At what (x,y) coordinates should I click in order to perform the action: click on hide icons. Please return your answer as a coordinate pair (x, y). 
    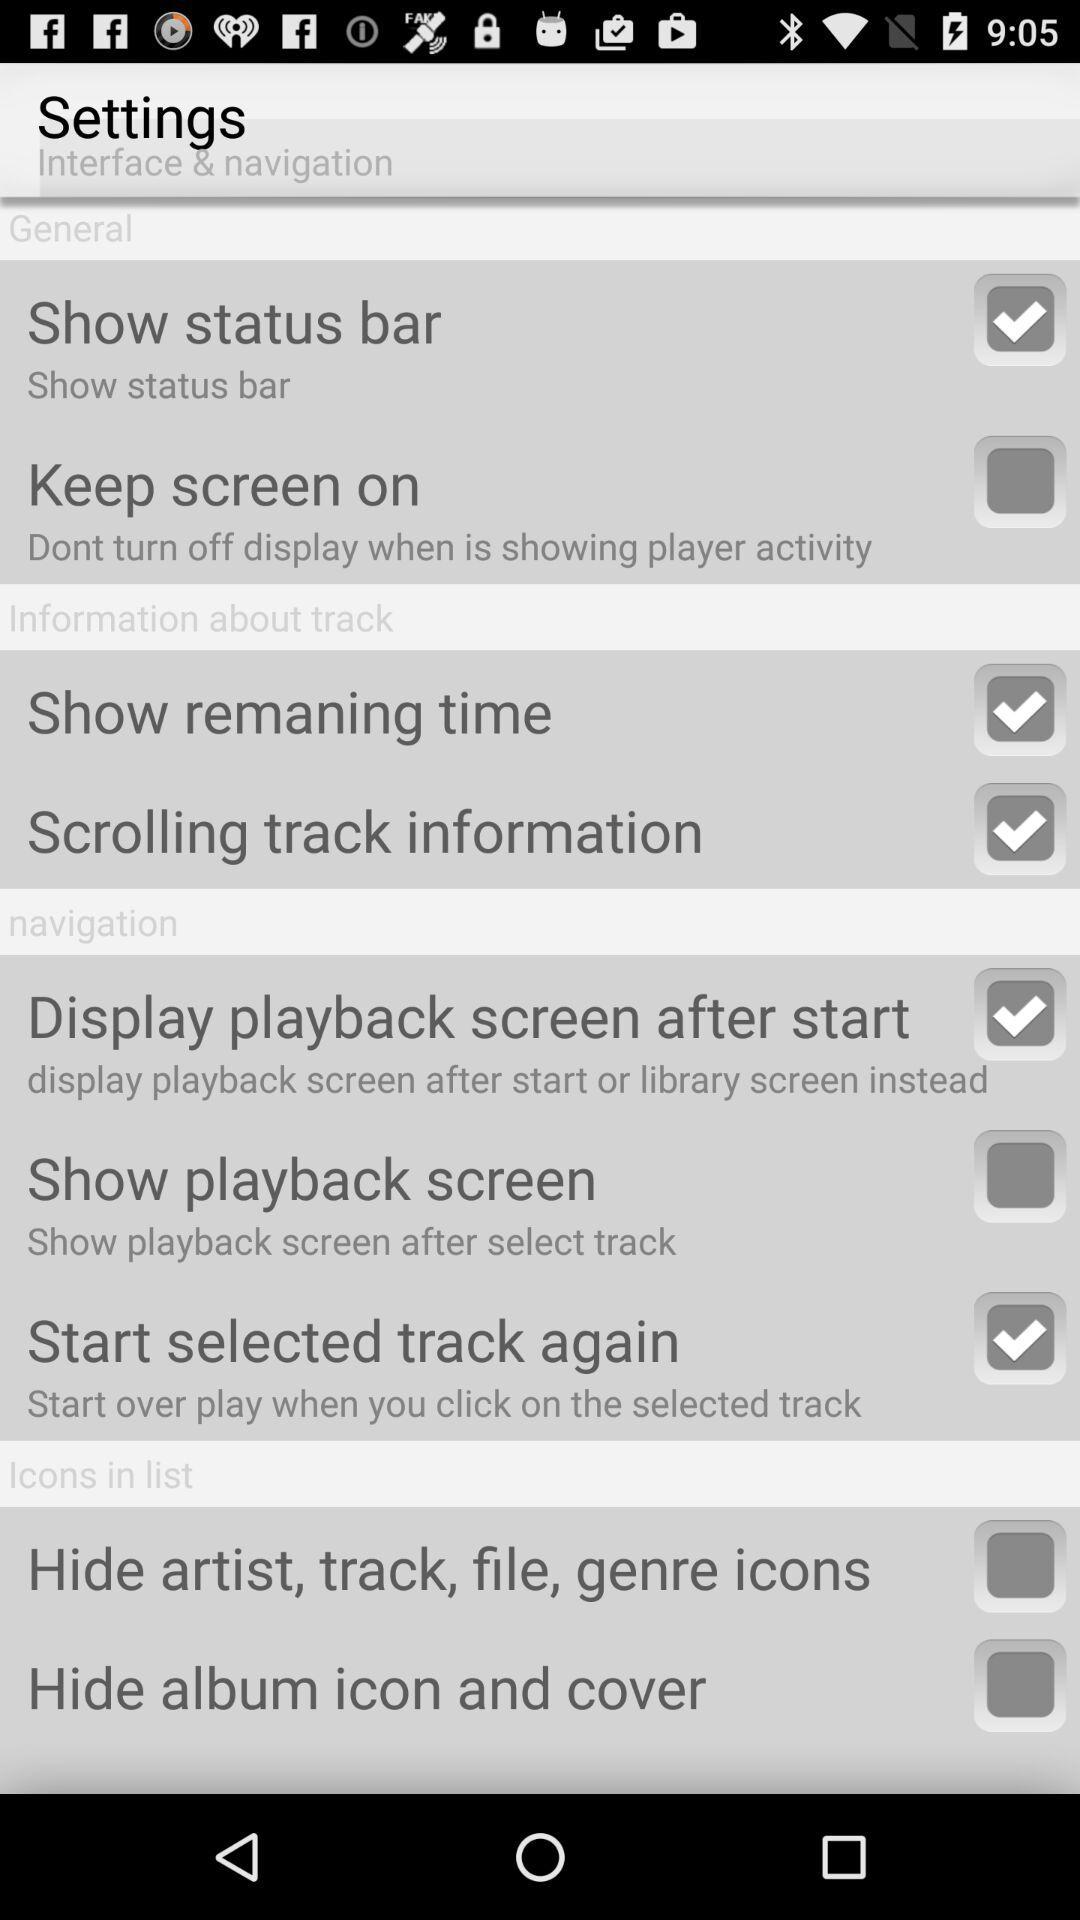
    Looking at the image, I should click on (1020, 1565).